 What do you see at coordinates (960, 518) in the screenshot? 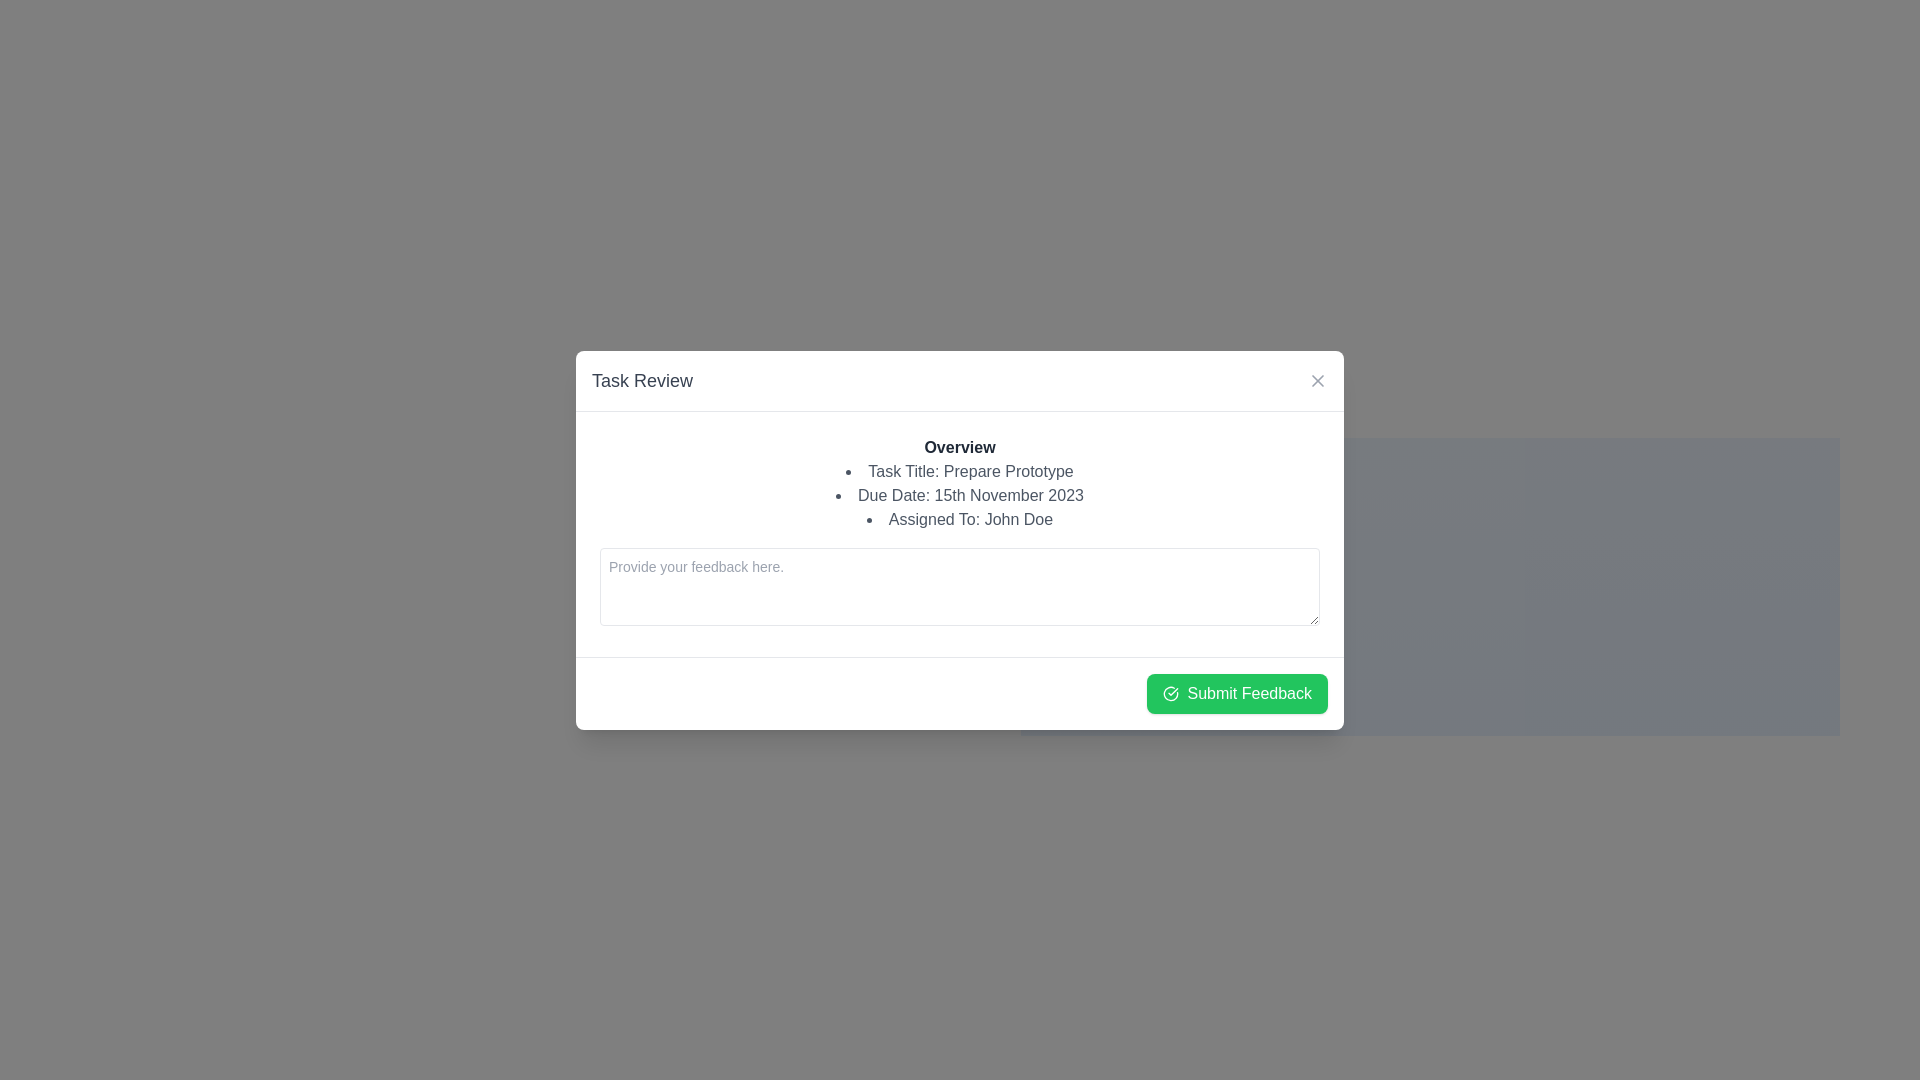
I see `the text label displaying 'Assigned To: John Doe', which is the third item in a bullet-point list within a pop-up modal` at bounding box center [960, 518].